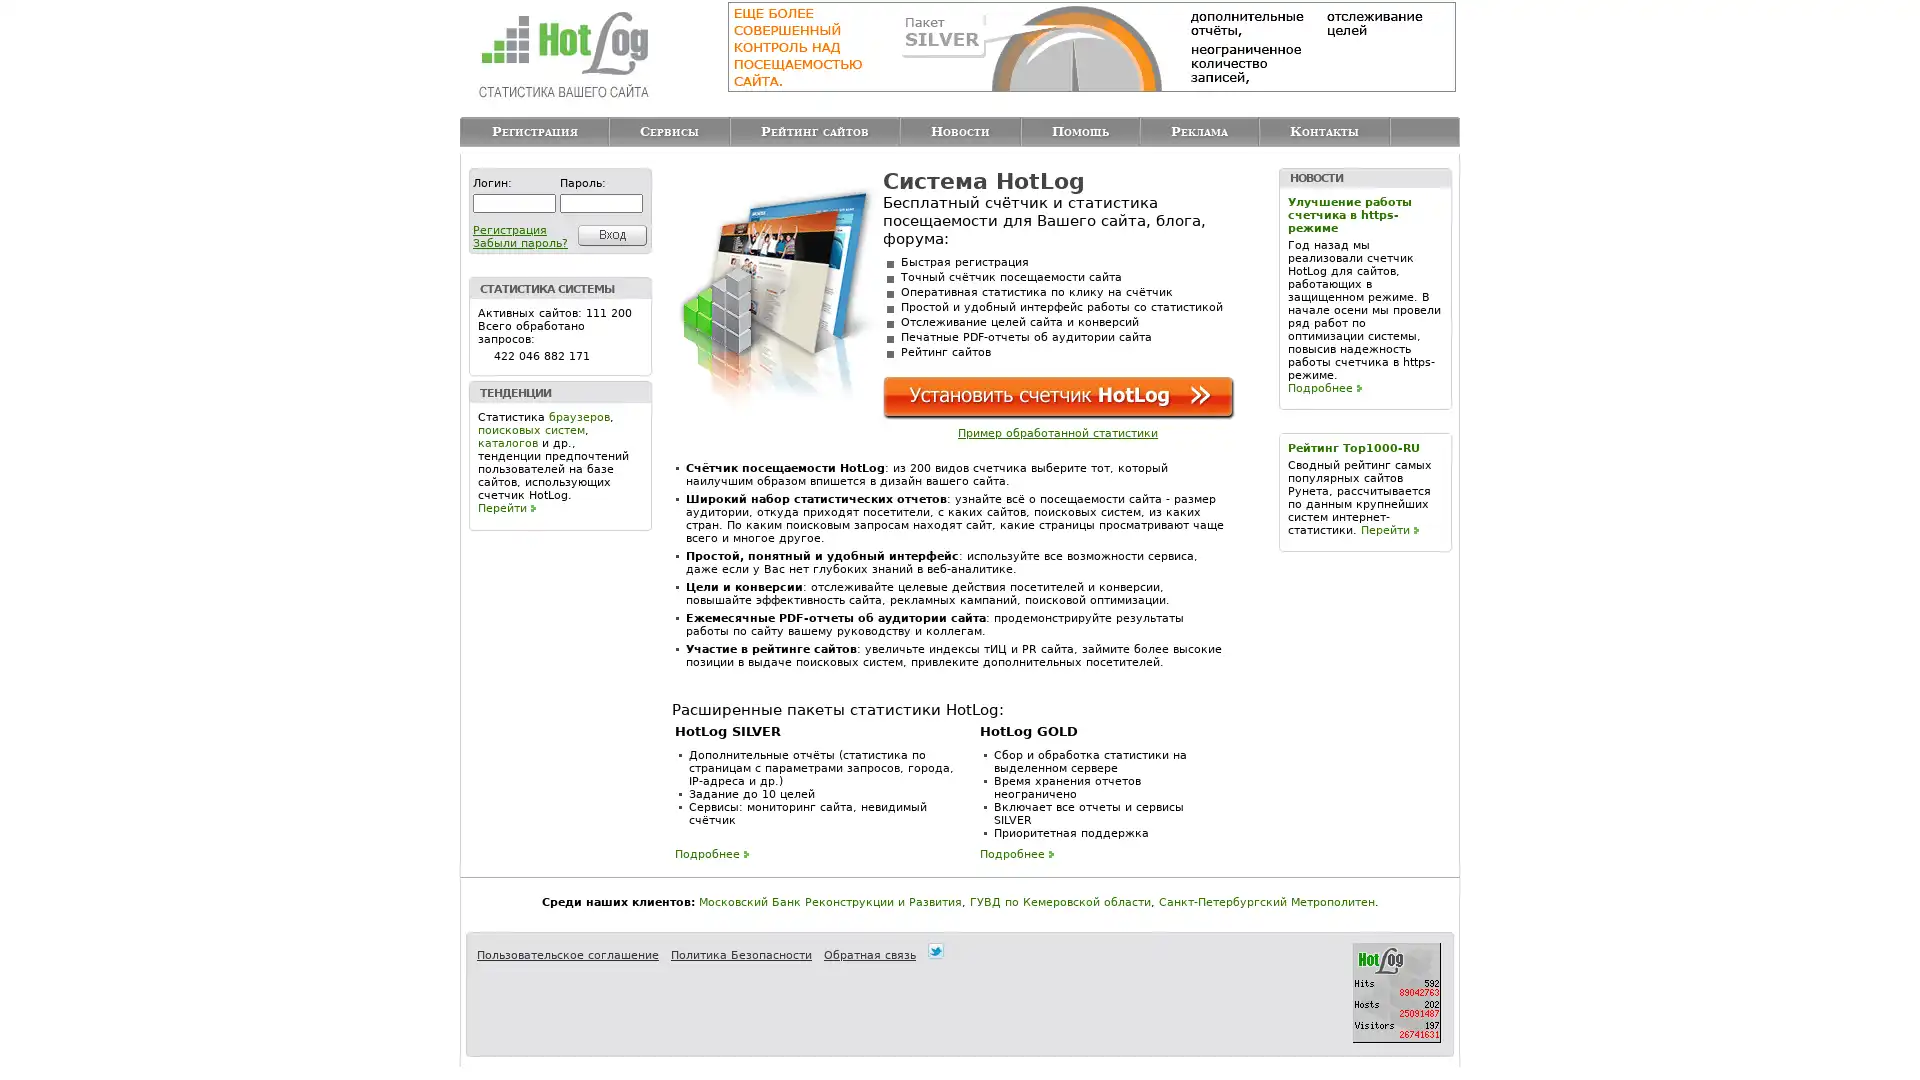 The height and width of the screenshot is (1080, 1920). Describe the element at coordinates (608, 234) in the screenshot. I see `Submit` at that location.